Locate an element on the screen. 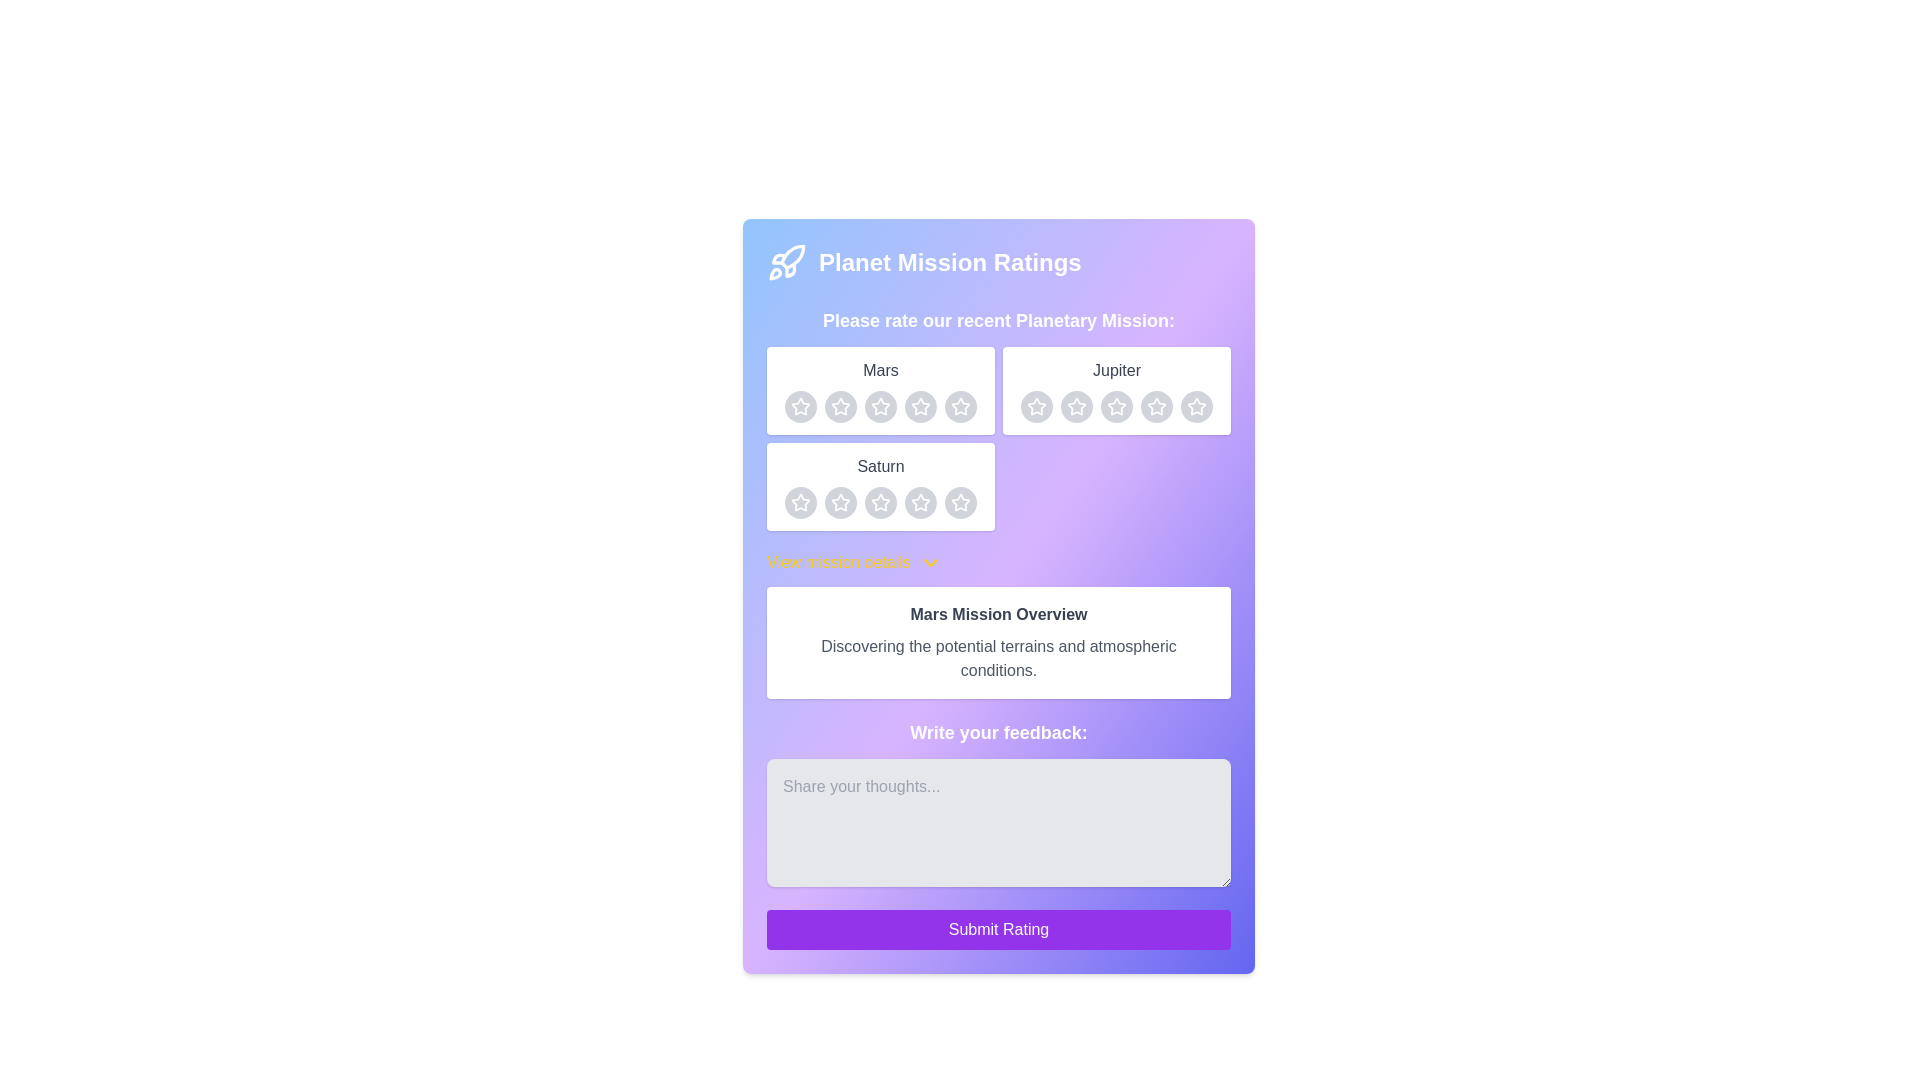  the first star icon in the rating system under the 'Mars' label is located at coordinates (801, 406).